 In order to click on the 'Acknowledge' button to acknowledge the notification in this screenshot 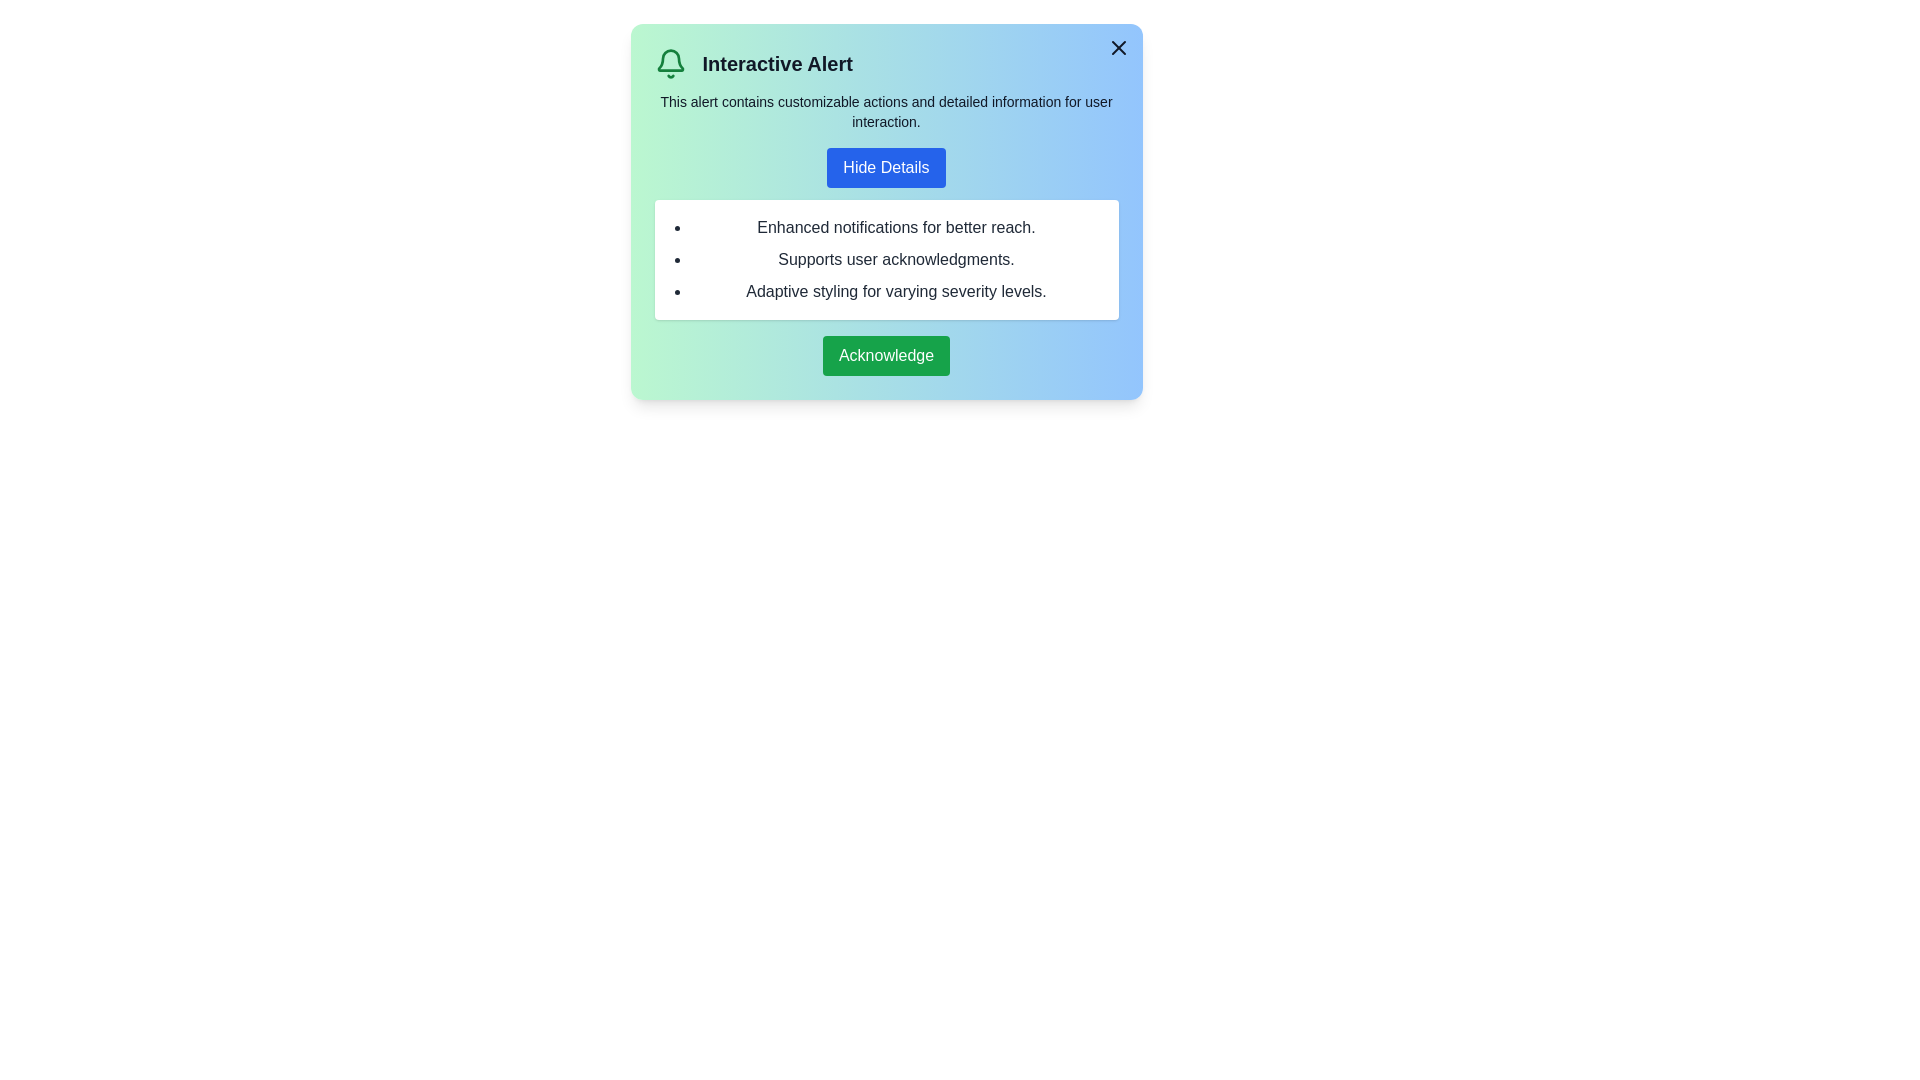, I will do `click(885, 354)`.